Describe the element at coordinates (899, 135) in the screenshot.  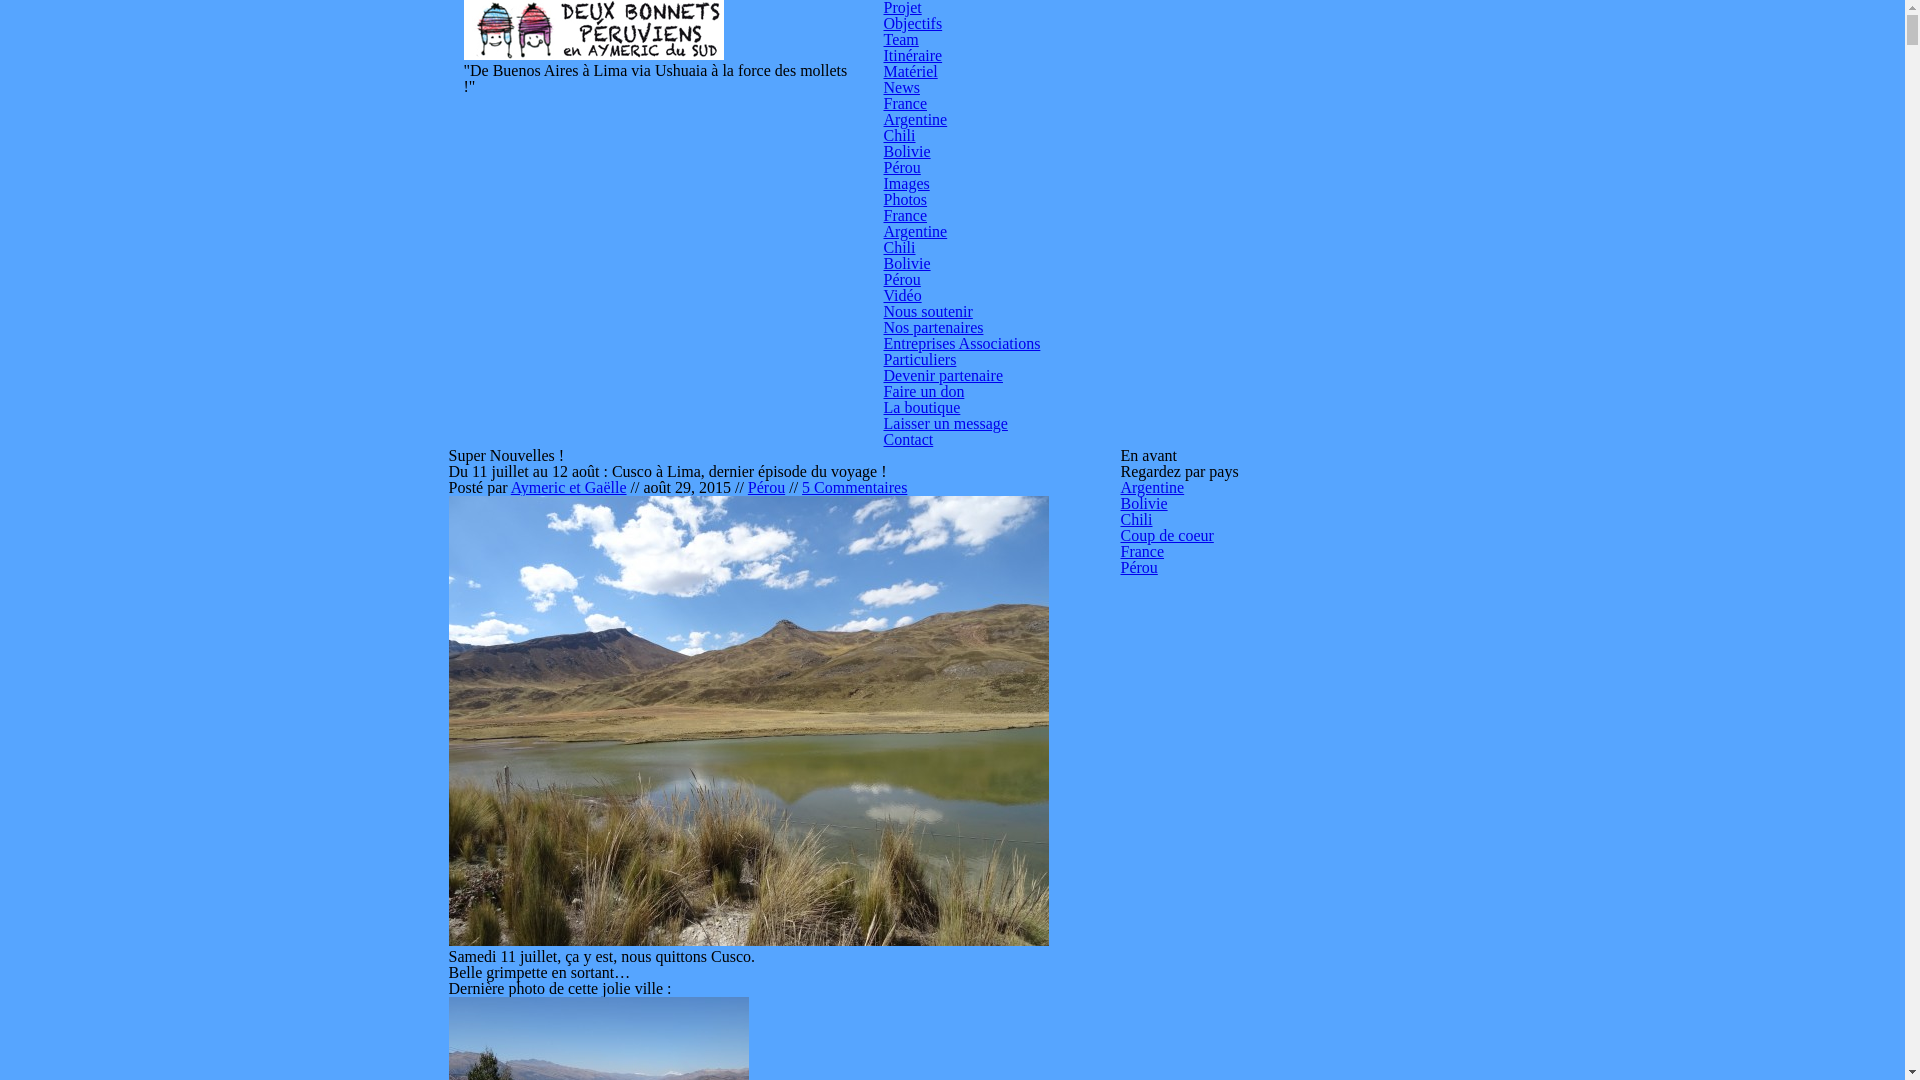
I see `'Chili'` at that location.